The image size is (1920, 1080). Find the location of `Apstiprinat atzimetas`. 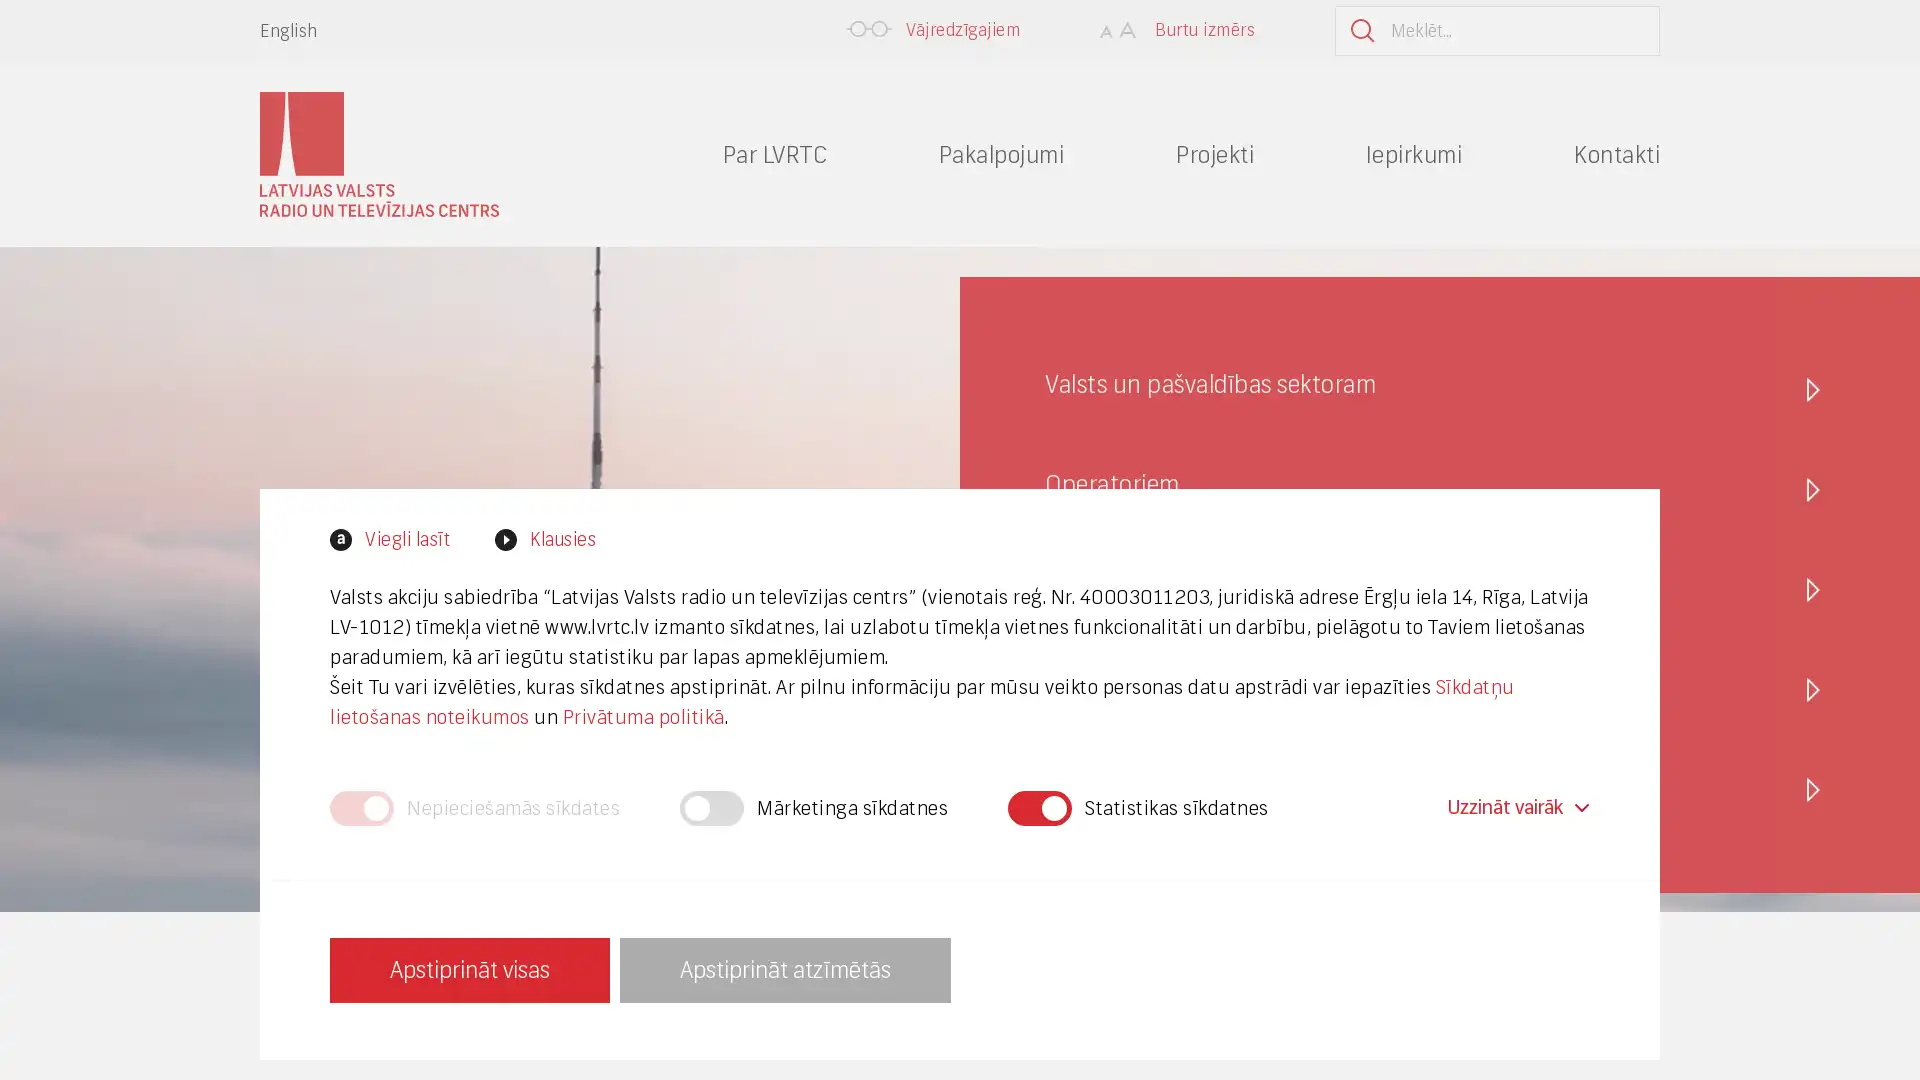

Apstiprinat atzimetas is located at coordinates (784, 968).